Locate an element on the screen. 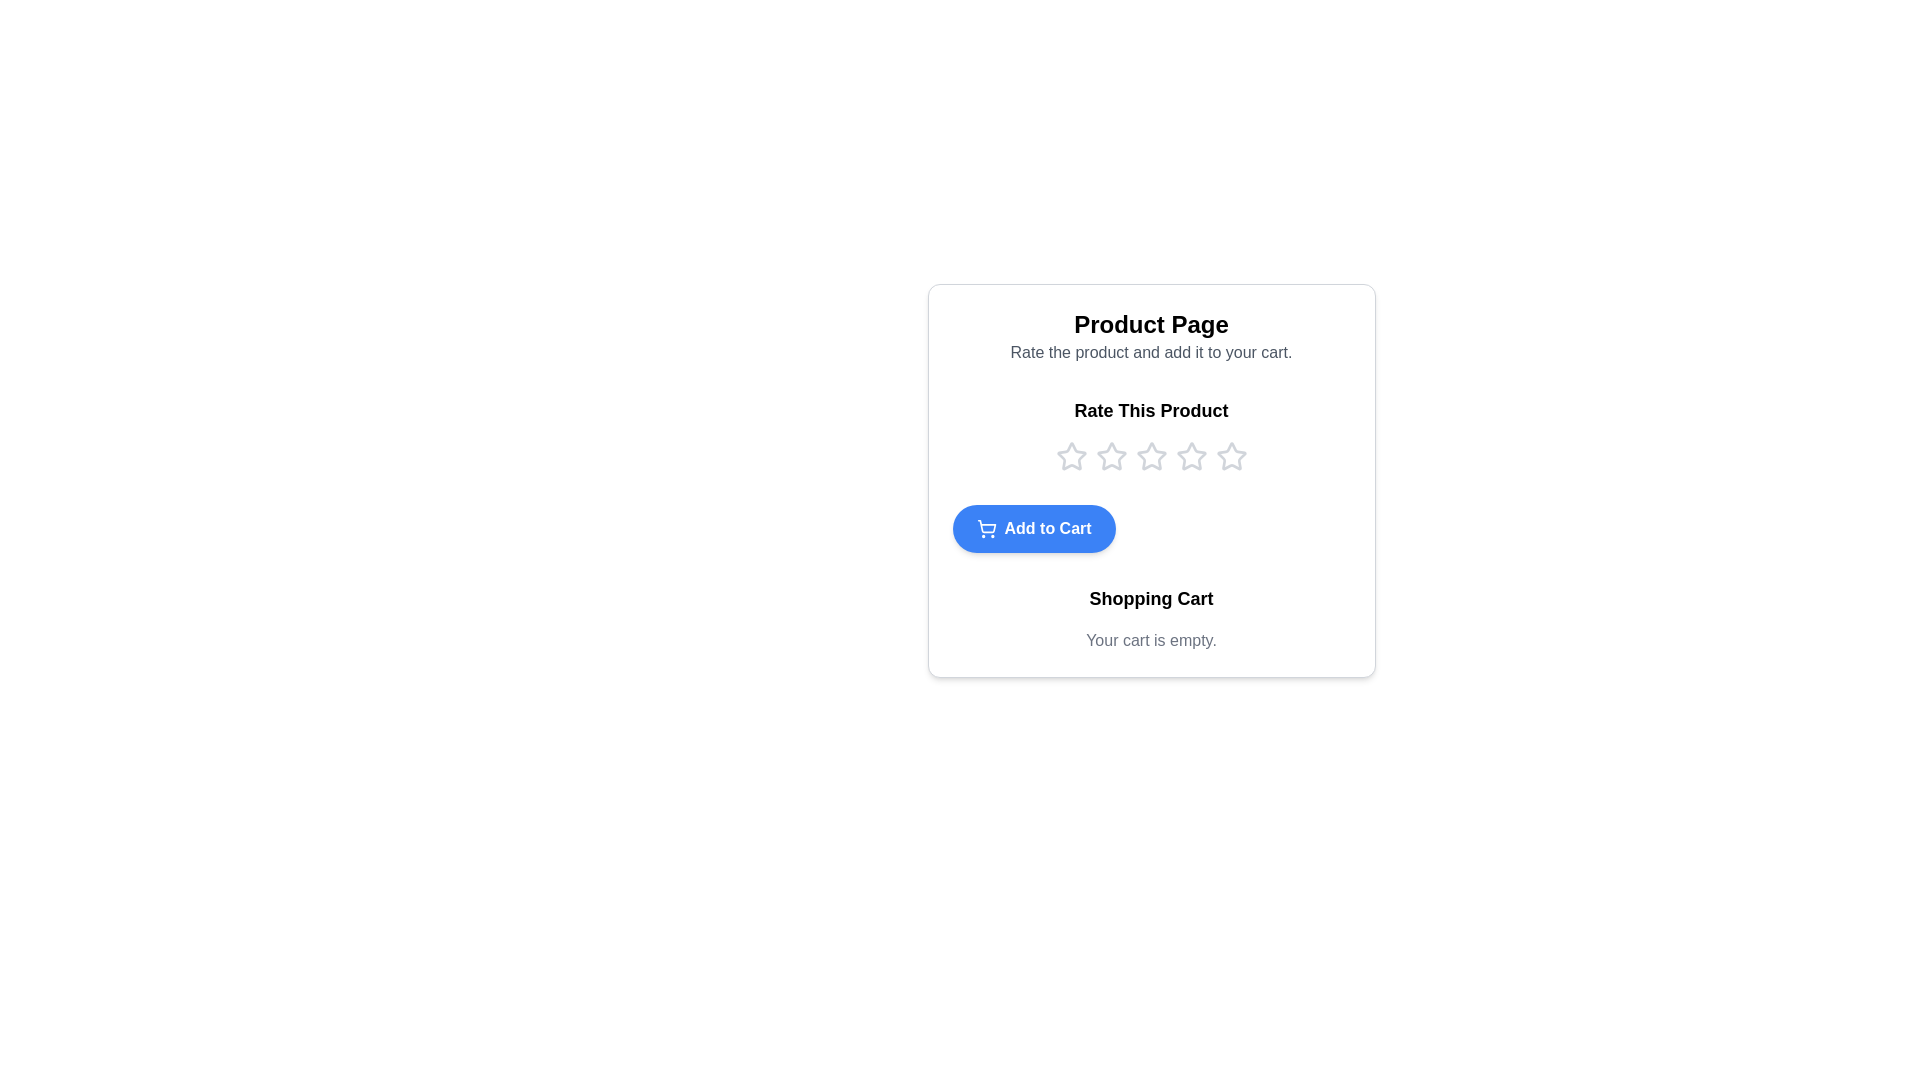 The width and height of the screenshot is (1920, 1080). the 'Add to Cart' button that contains the blue shopping cart icon with white details, located to the left of the text 'Add to Cart' is located at coordinates (986, 527).